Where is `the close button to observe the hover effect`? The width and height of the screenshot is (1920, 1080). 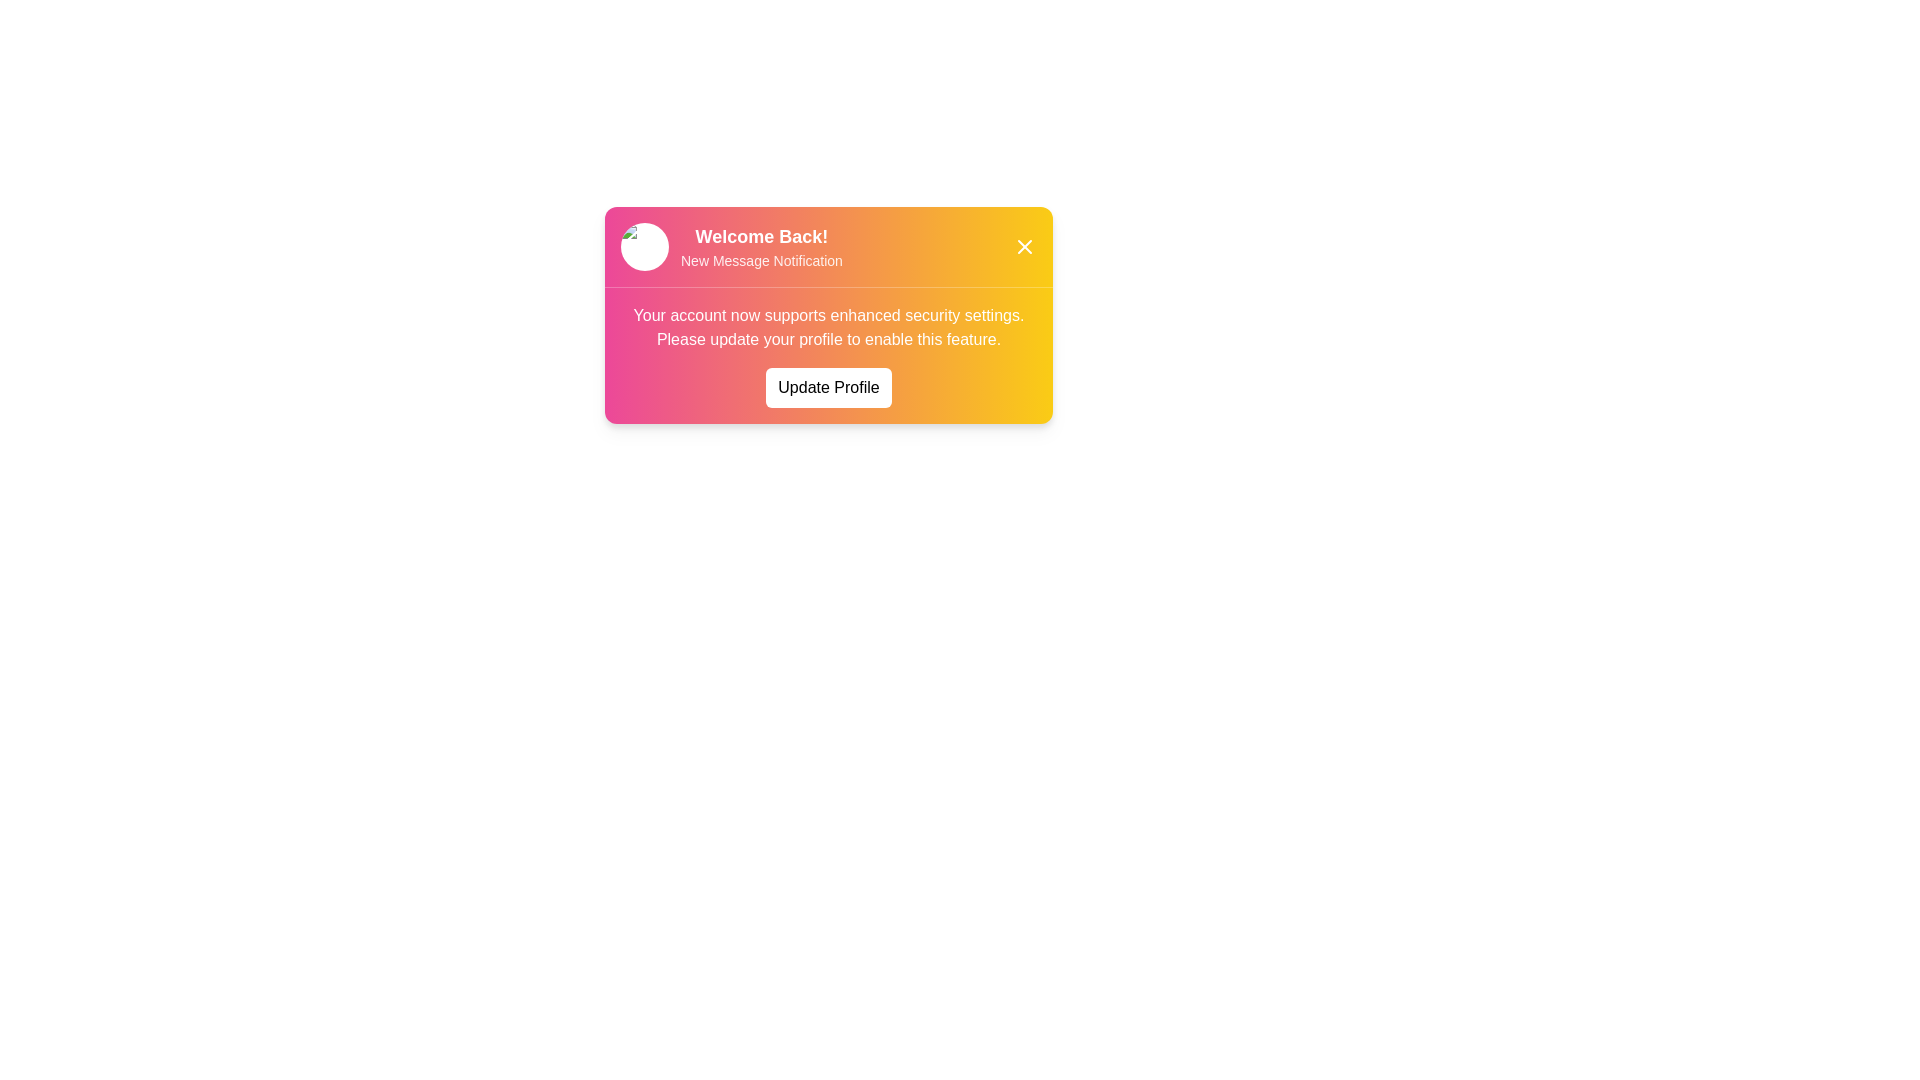 the close button to observe the hover effect is located at coordinates (1025, 245).